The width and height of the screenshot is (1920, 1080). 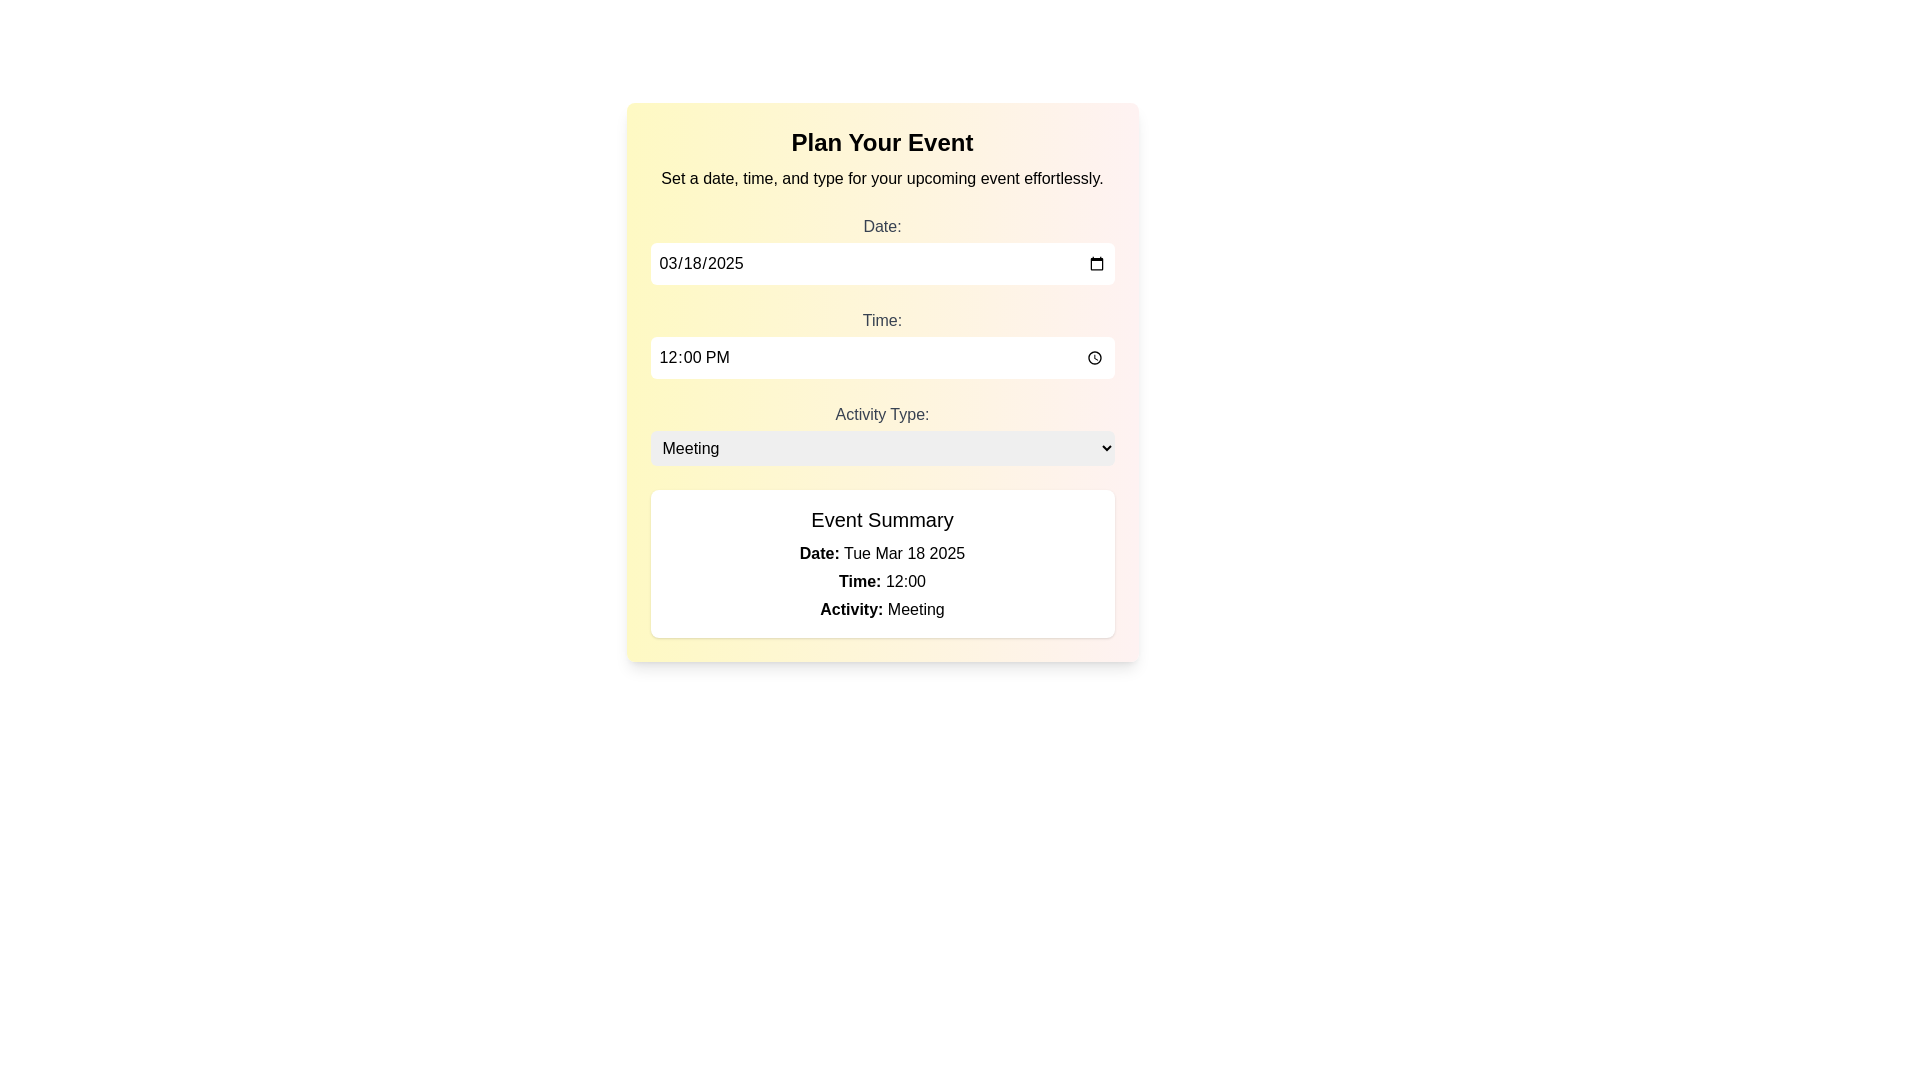 What do you see at coordinates (881, 608) in the screenshot?
I see `the static text label that displays 'Meeting', located at the bottom of the 'Event Summary' box, following 'Date' and 'Time'` at bounding box center [881, 608].